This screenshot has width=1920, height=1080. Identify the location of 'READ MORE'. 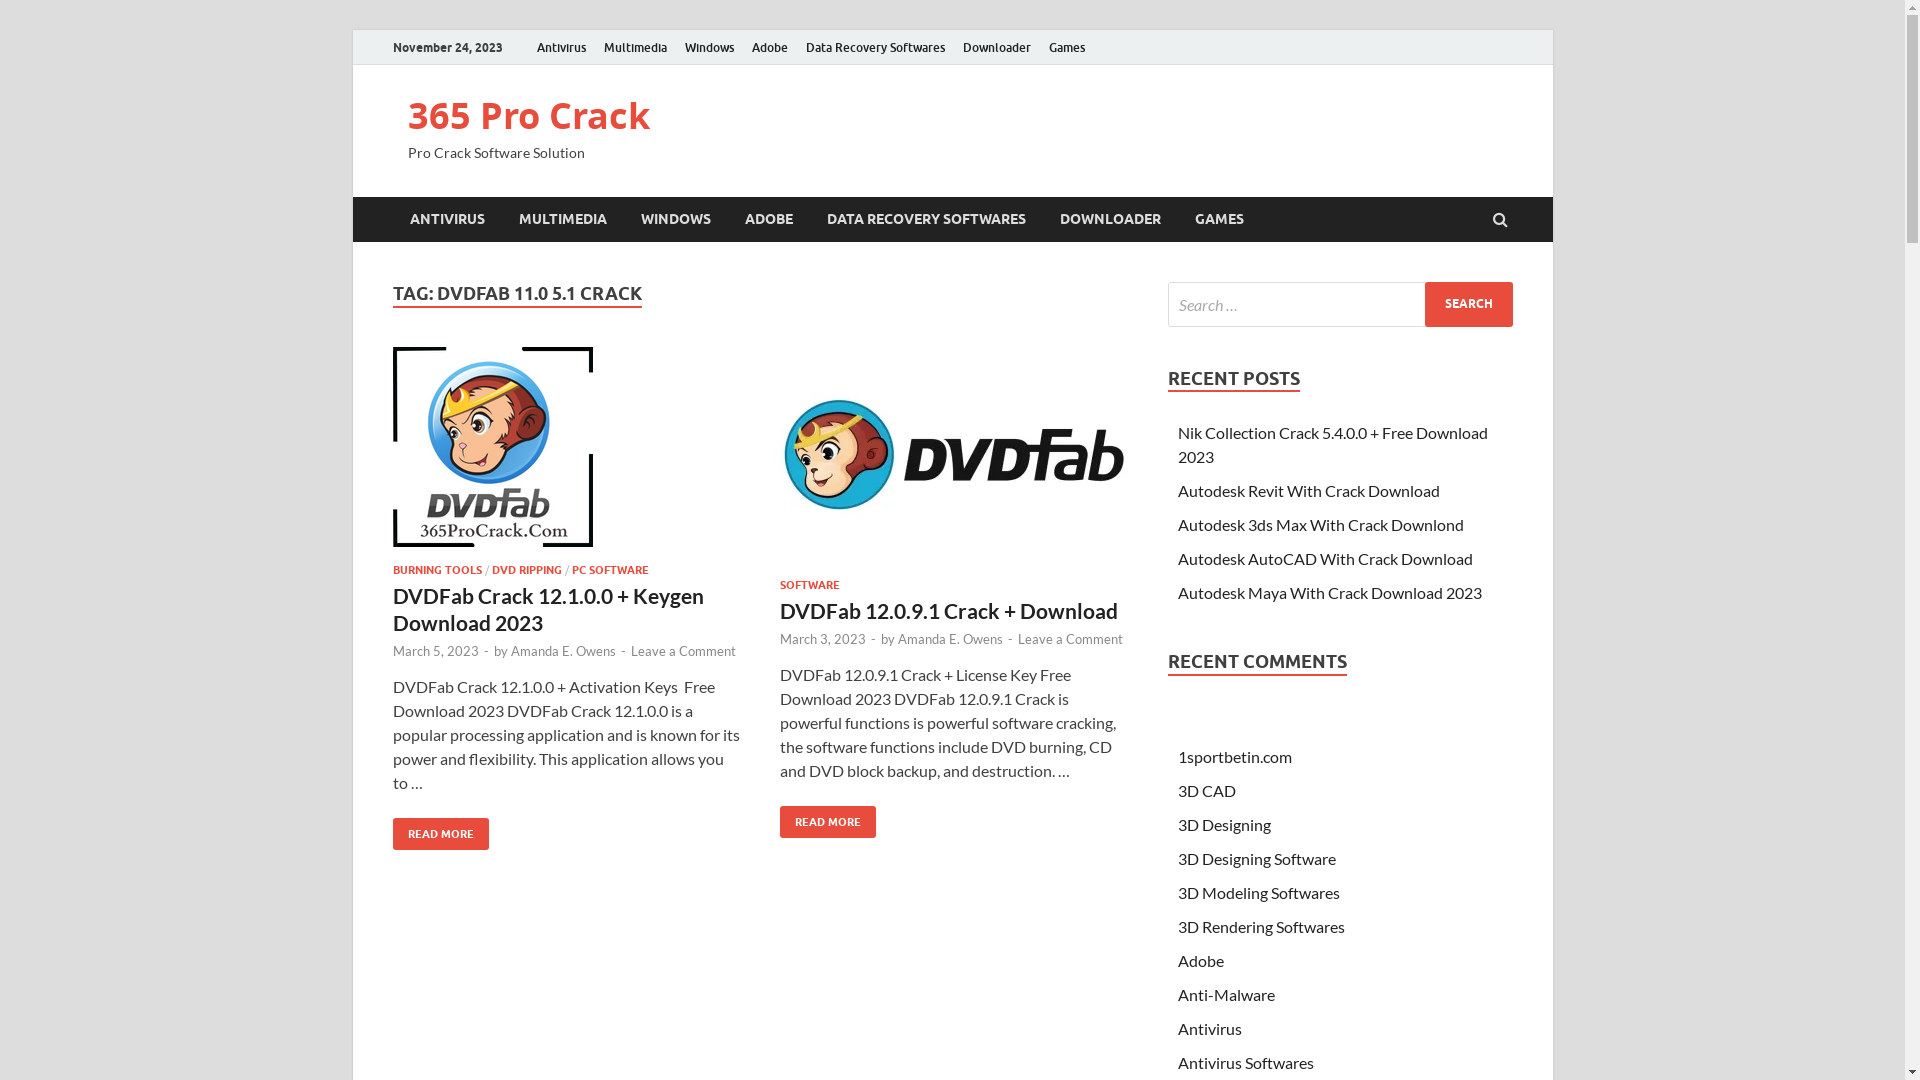
(439, 834).